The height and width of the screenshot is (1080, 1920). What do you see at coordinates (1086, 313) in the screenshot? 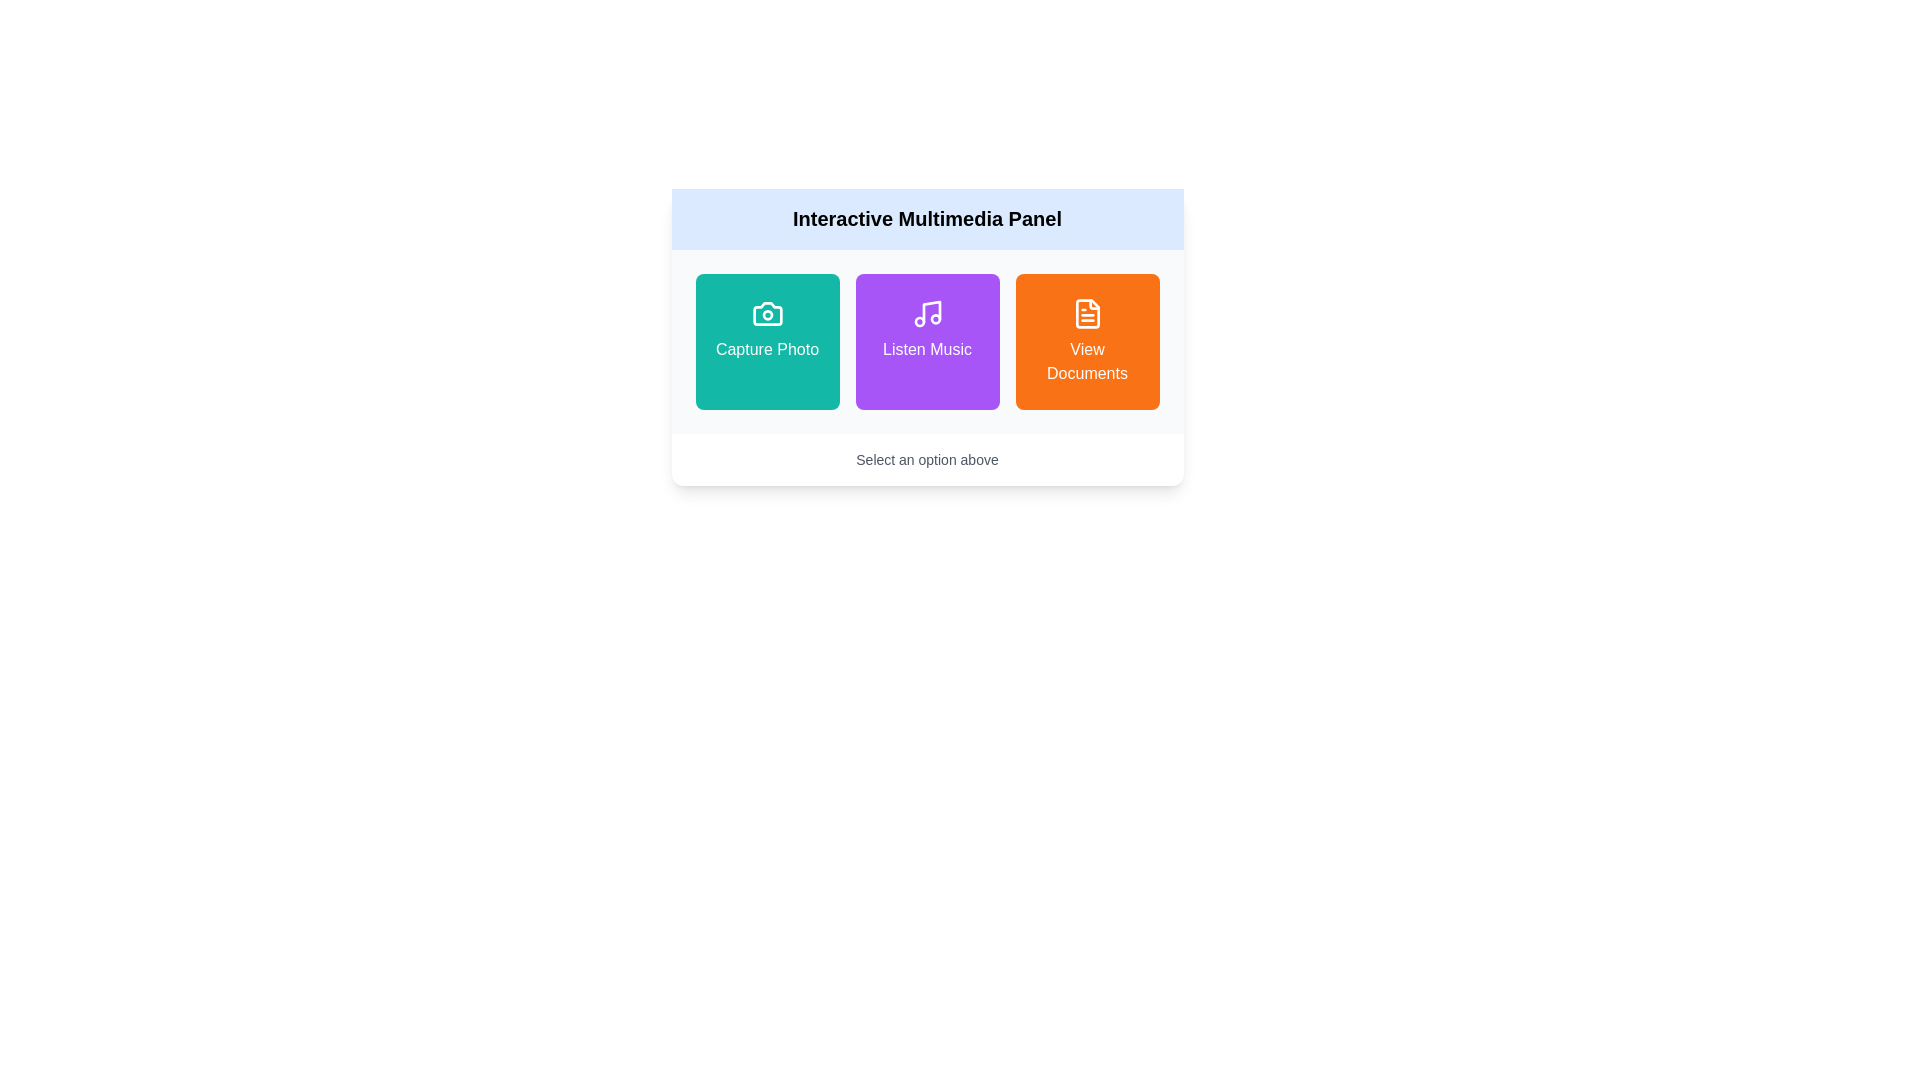
I see `the minimalist file icon with text lines, which is located at the center of the orange 'View Documents' button` at bounding box center [1086, 313].